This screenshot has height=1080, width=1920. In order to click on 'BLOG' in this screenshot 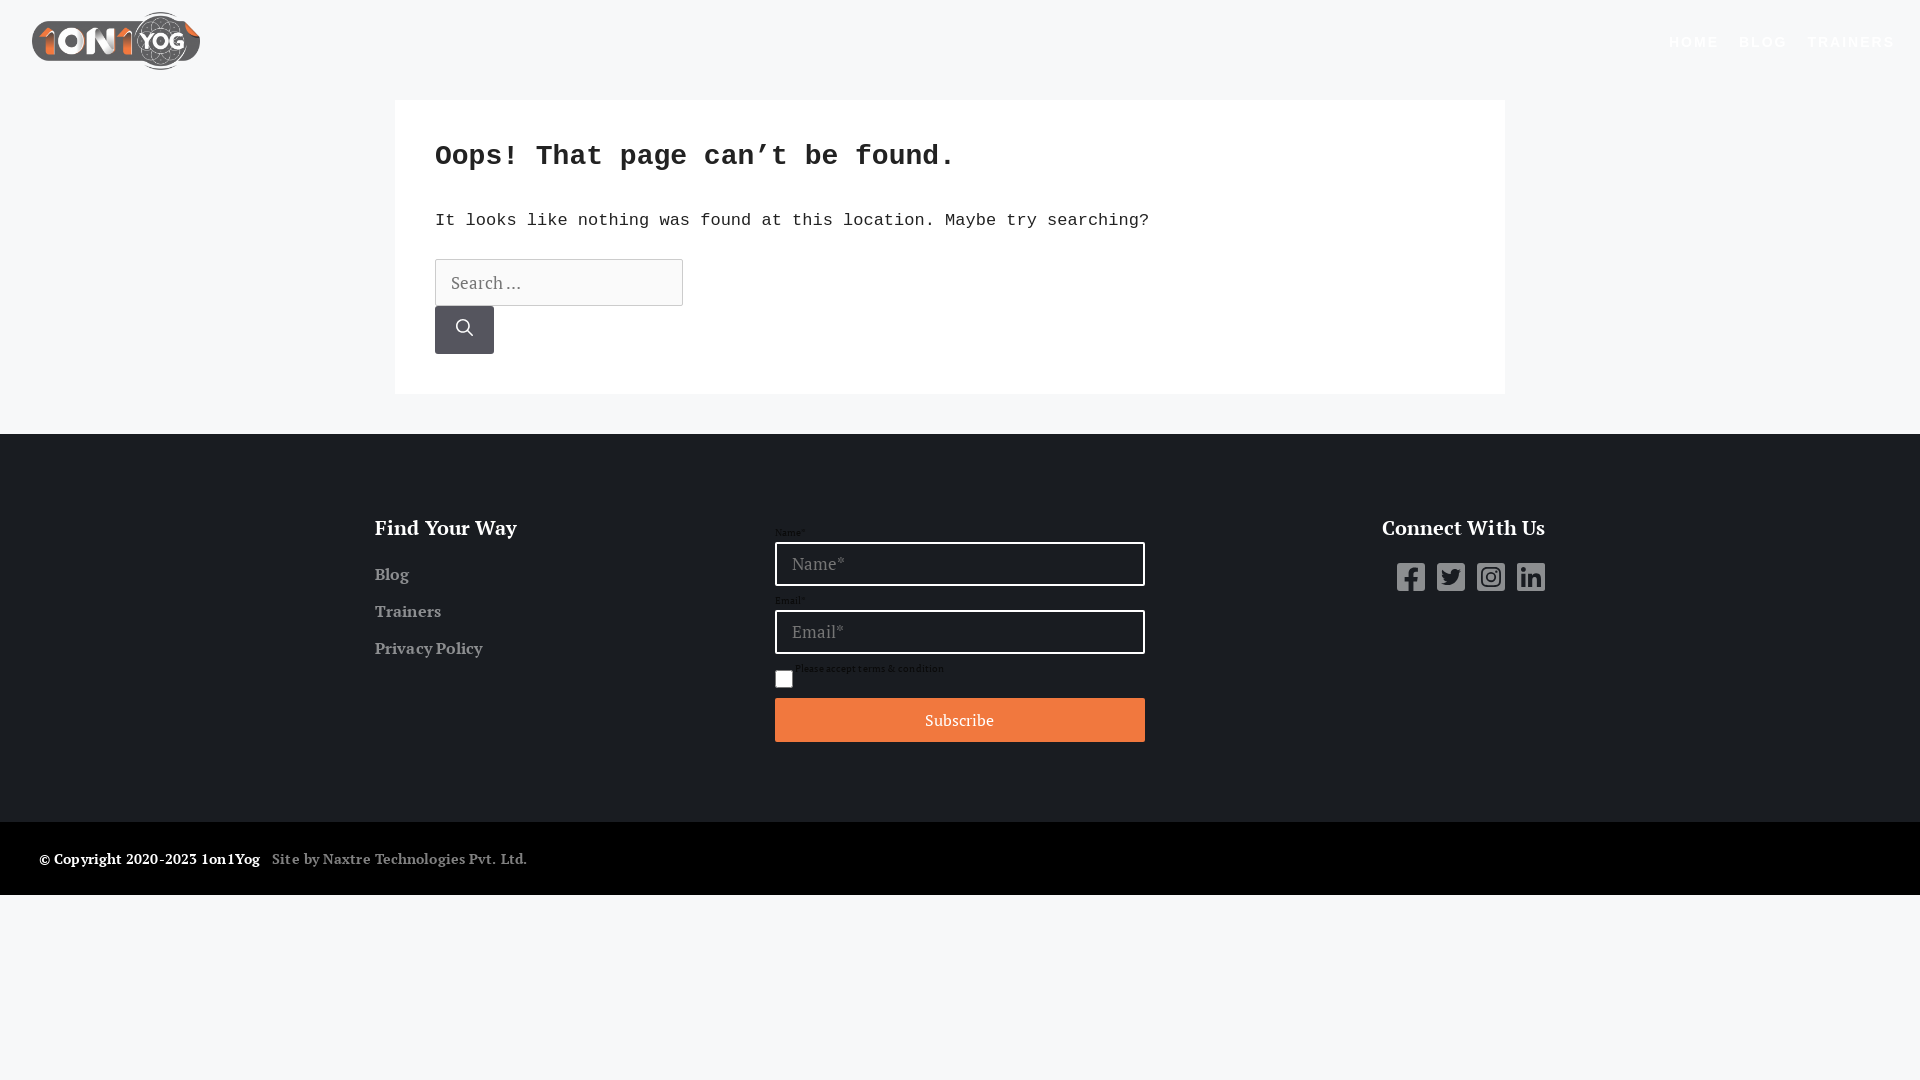, I will do `click(1762, 42)`.